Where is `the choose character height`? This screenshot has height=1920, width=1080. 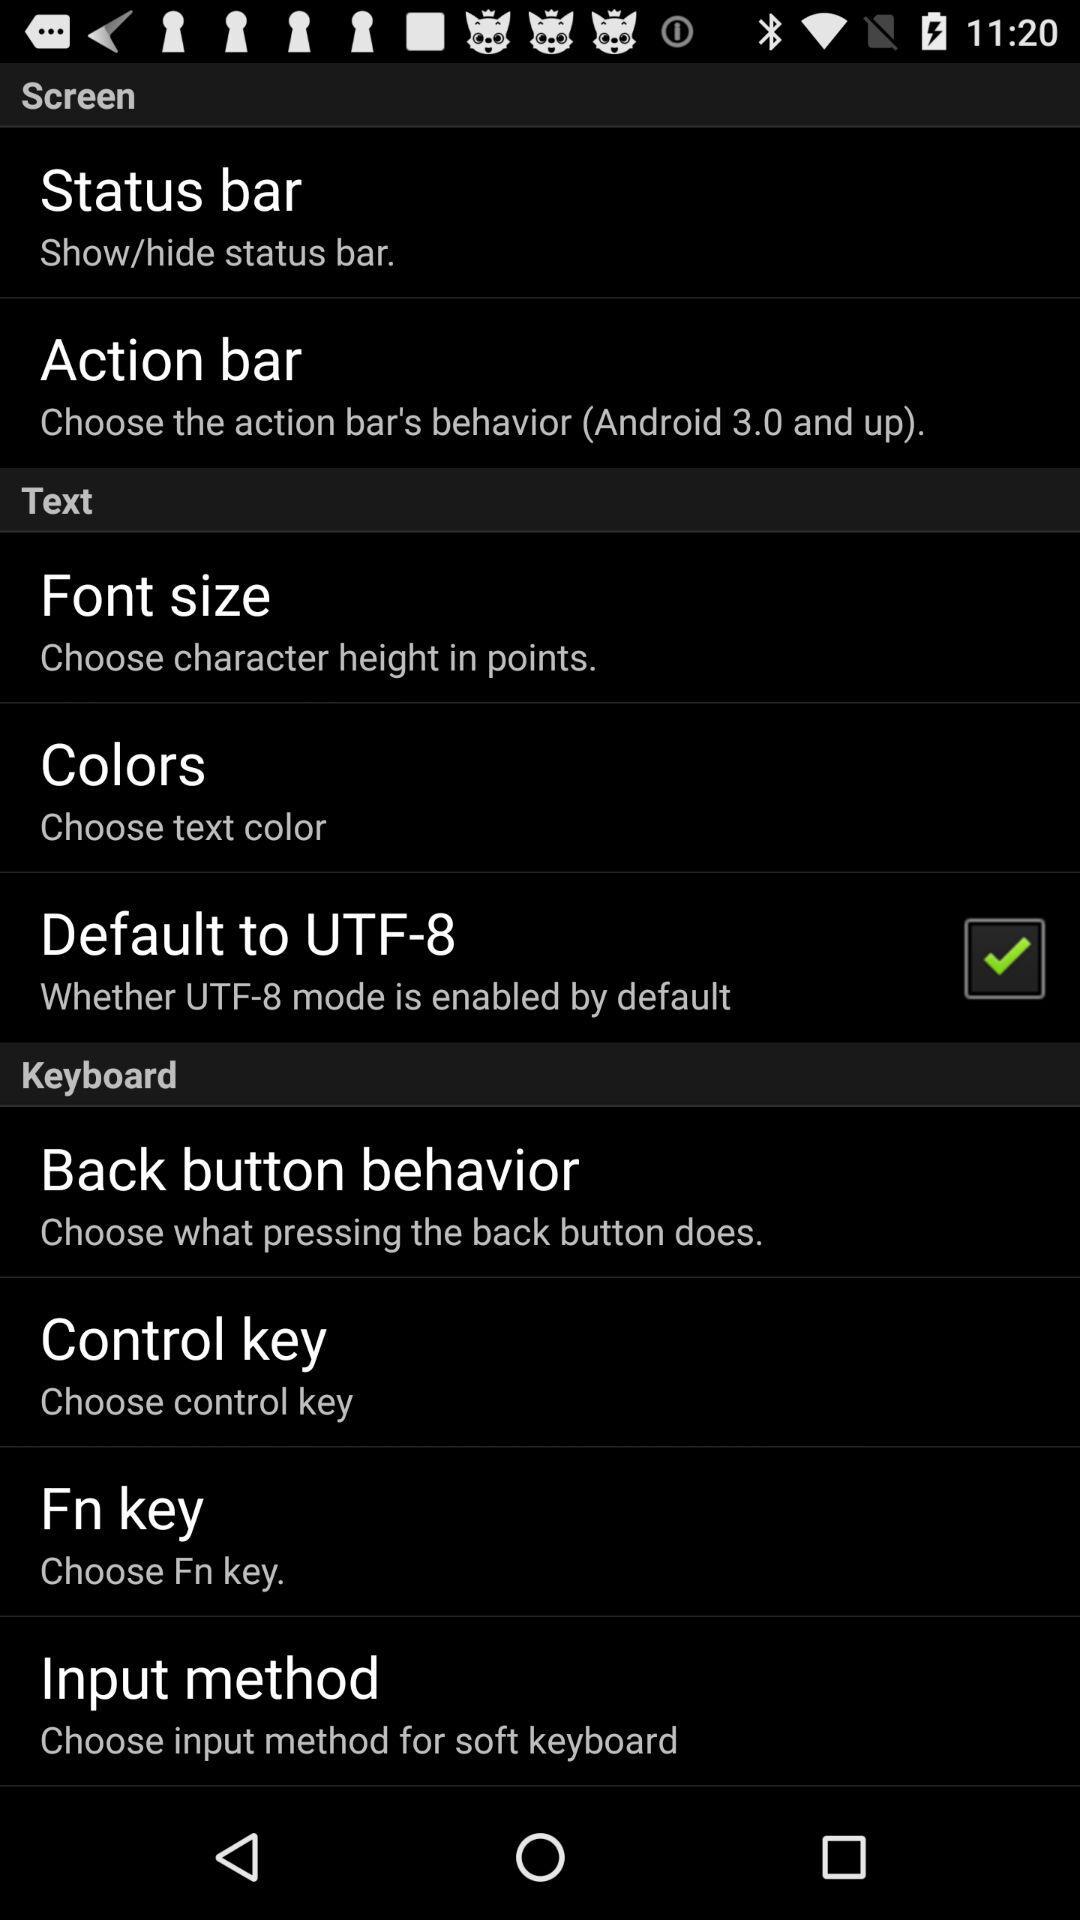
the choose character height is located at coordinates (317, 656).